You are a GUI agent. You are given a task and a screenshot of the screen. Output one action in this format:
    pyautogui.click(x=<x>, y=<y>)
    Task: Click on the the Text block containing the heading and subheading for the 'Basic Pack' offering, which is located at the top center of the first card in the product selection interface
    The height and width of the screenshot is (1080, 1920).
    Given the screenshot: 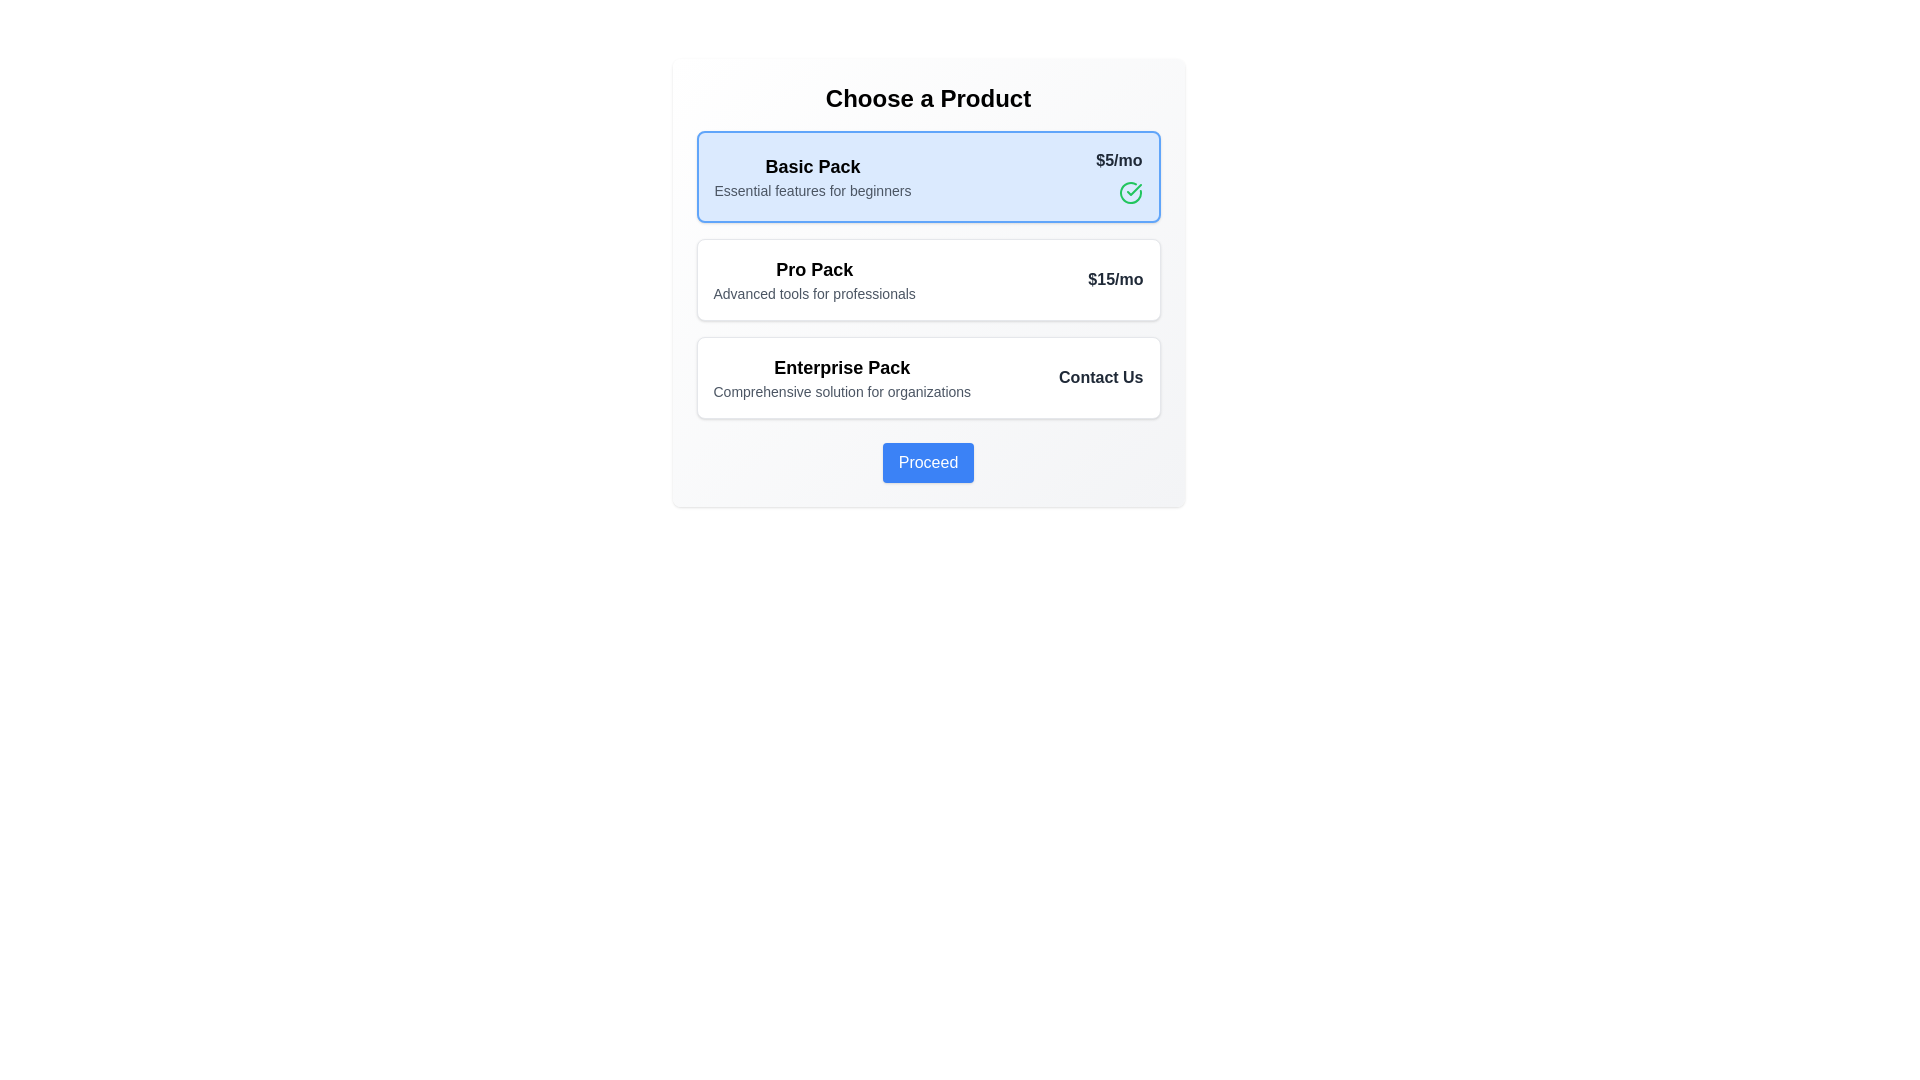 What is the action you would take?
    pyautogui.click(x=812, y=176)
    